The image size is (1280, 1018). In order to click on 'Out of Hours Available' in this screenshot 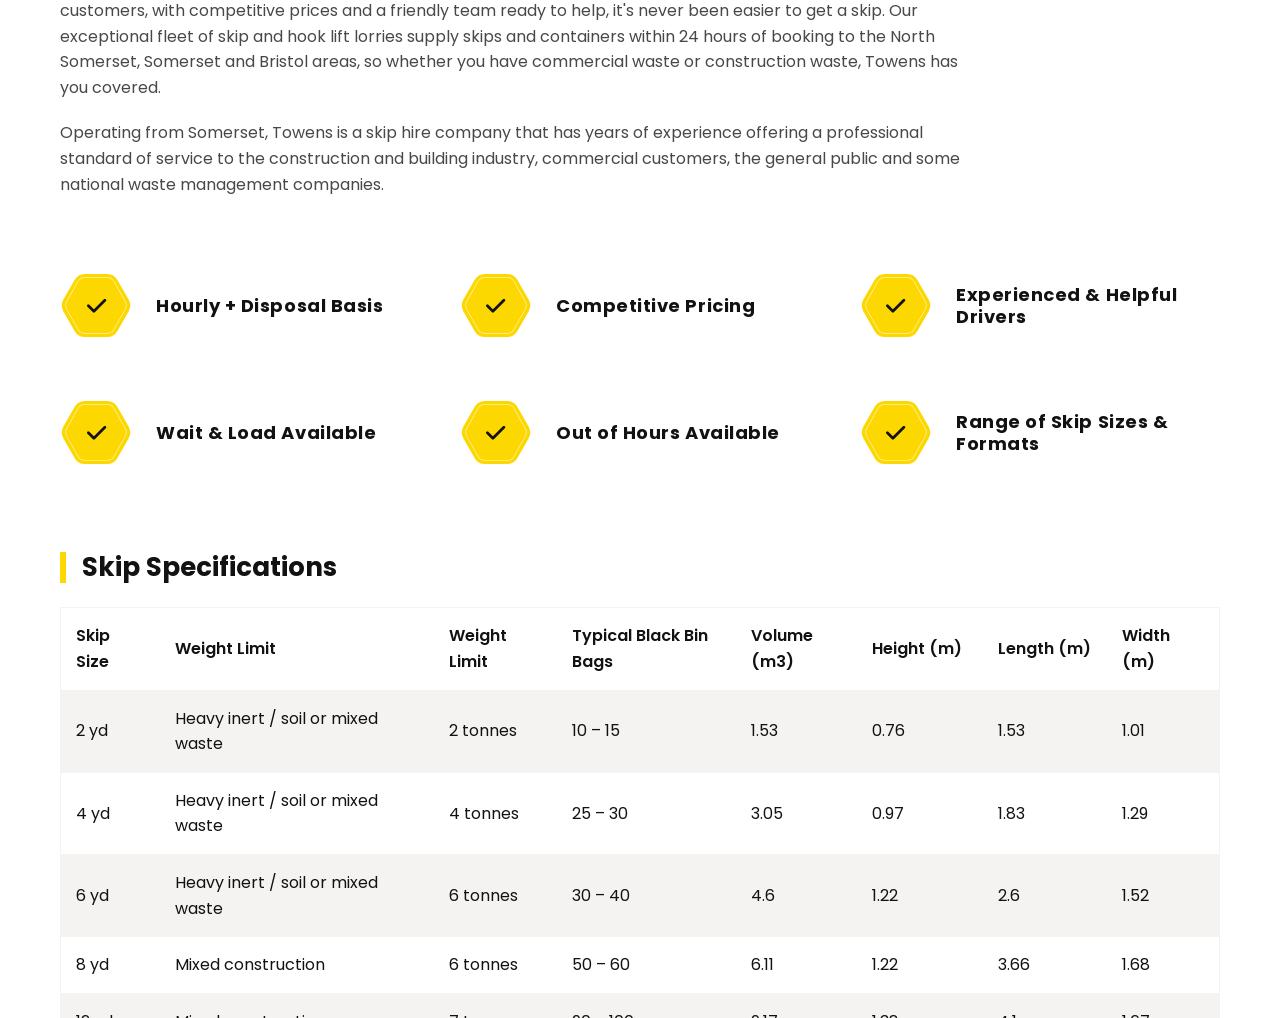, I will do `click(667, 430)`.